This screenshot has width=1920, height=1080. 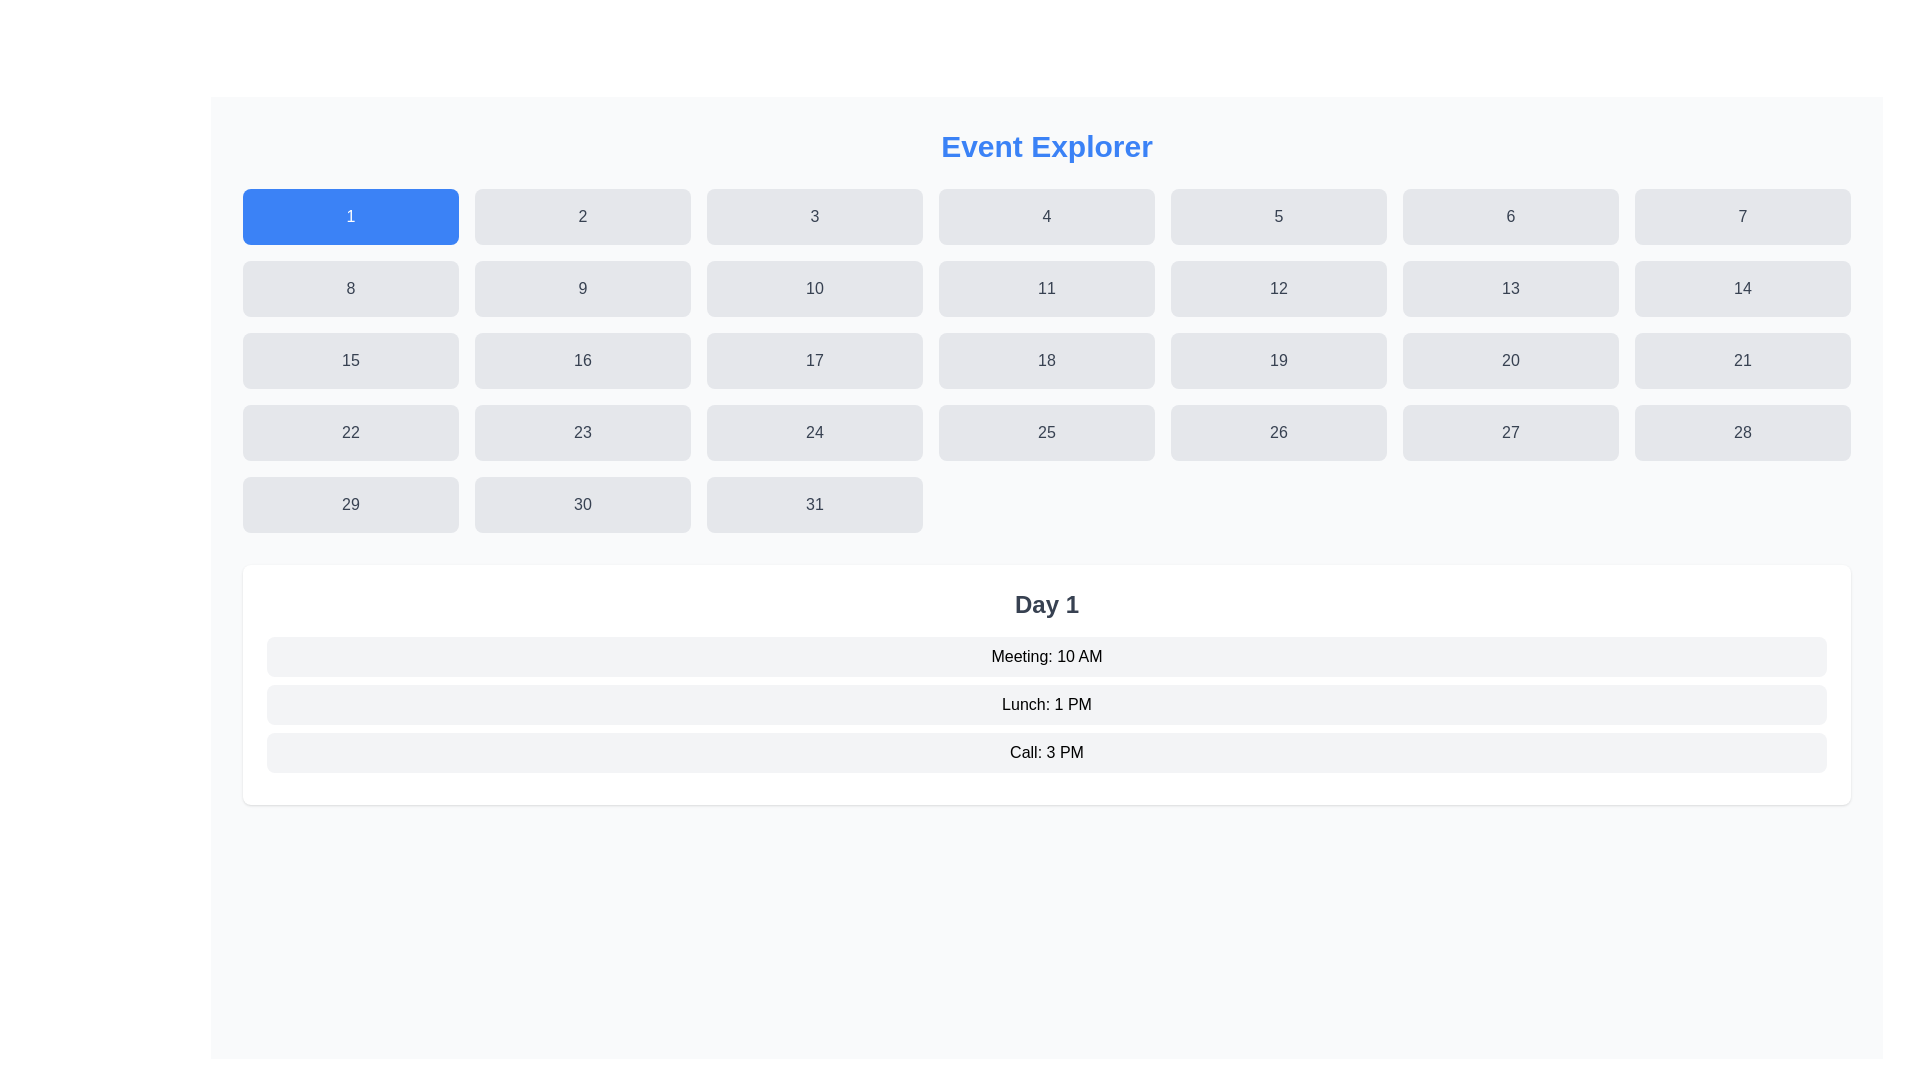 I want to click on the button labeled '27' in the calendar grid layout, so click(x=1511, y=431).